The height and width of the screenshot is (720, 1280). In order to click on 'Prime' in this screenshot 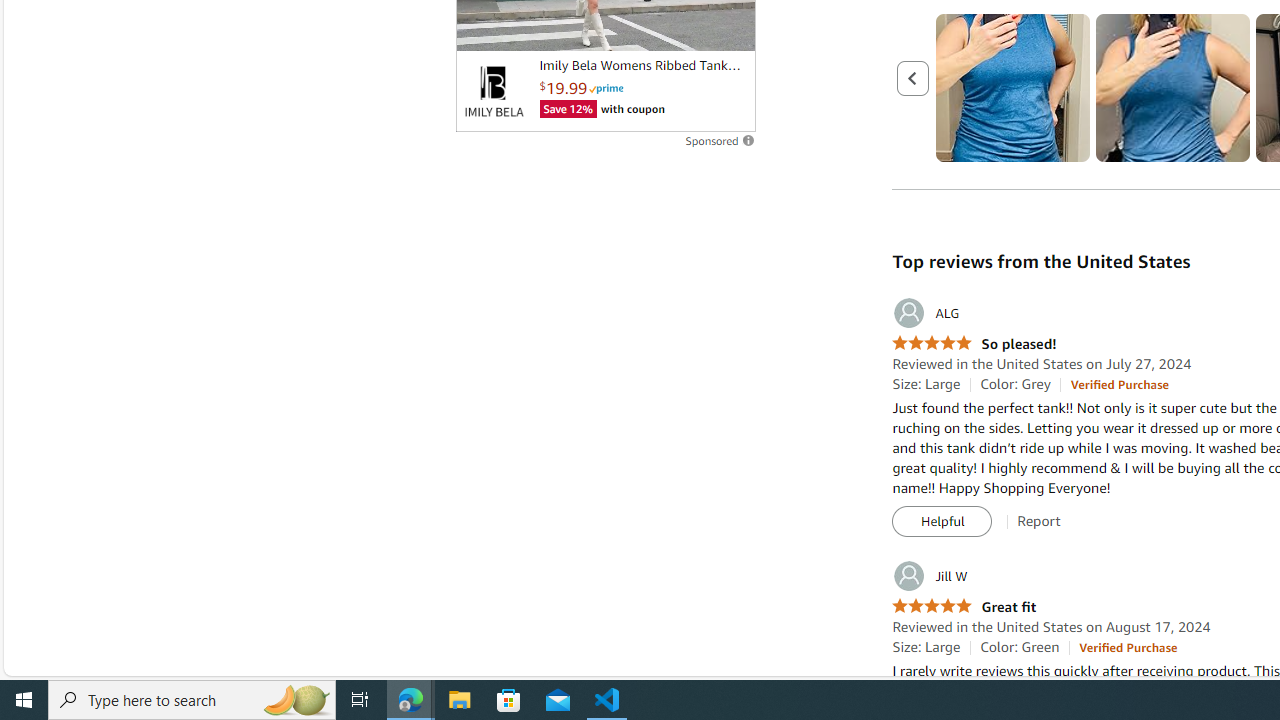, I will do `click(605, 87)`.